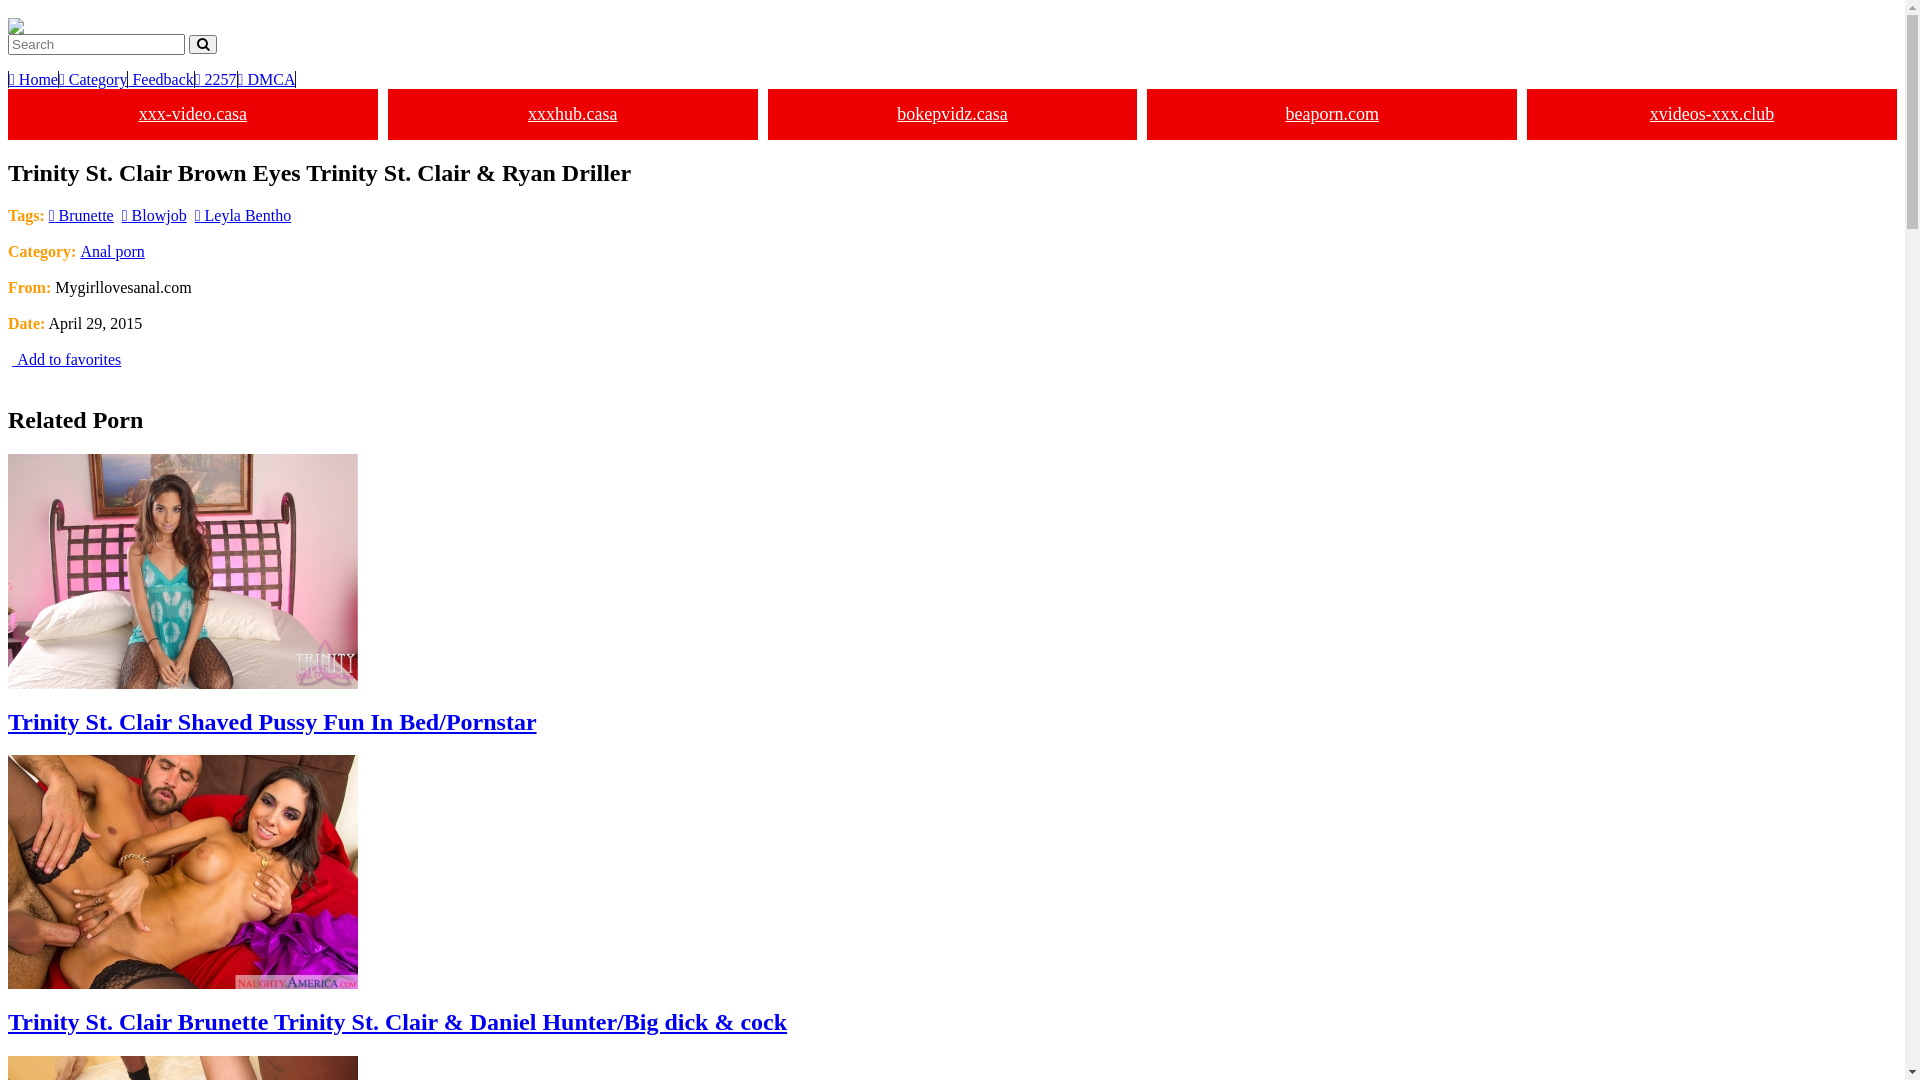 The image size is (1920, 1080). Describe the element at coordinates (33, 78) in the screenshot. I see `'Home'` at that location.